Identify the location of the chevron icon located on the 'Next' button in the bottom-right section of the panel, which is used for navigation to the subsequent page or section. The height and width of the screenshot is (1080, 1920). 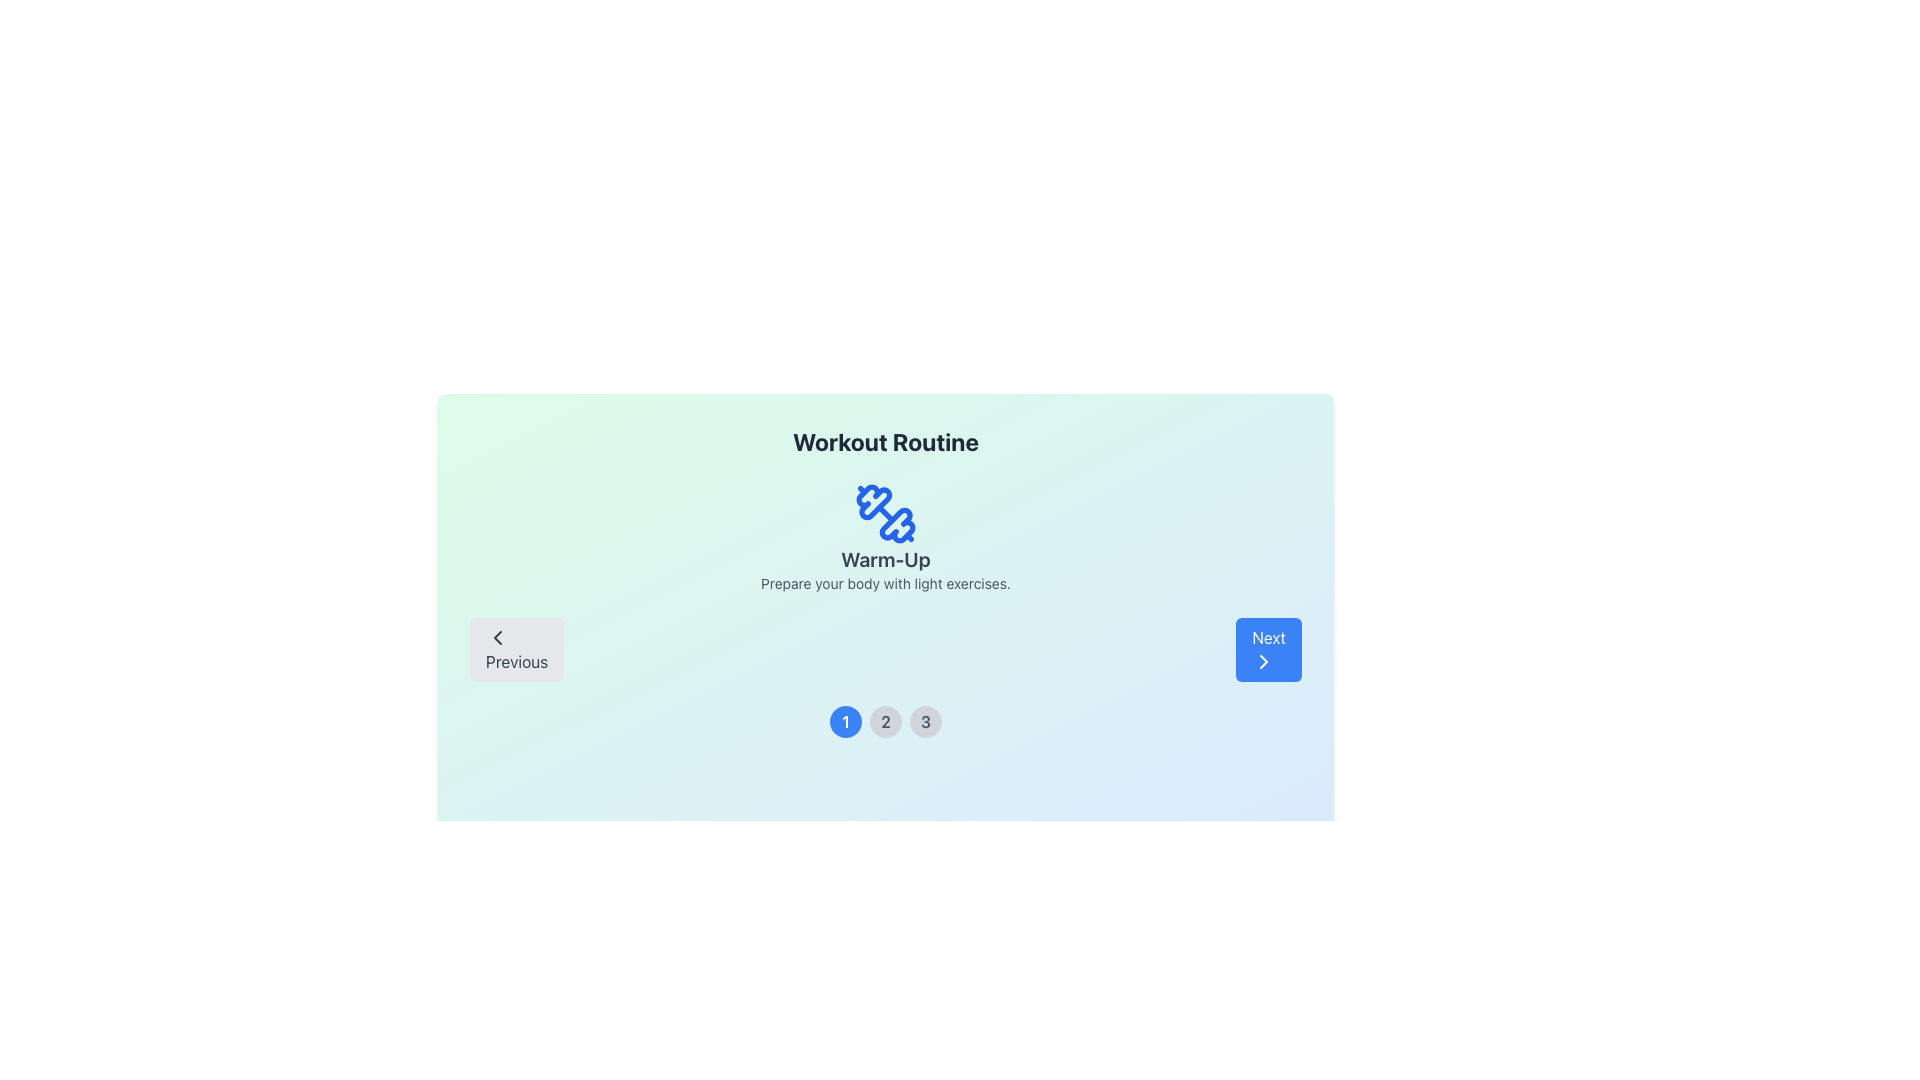
(1263, 662).